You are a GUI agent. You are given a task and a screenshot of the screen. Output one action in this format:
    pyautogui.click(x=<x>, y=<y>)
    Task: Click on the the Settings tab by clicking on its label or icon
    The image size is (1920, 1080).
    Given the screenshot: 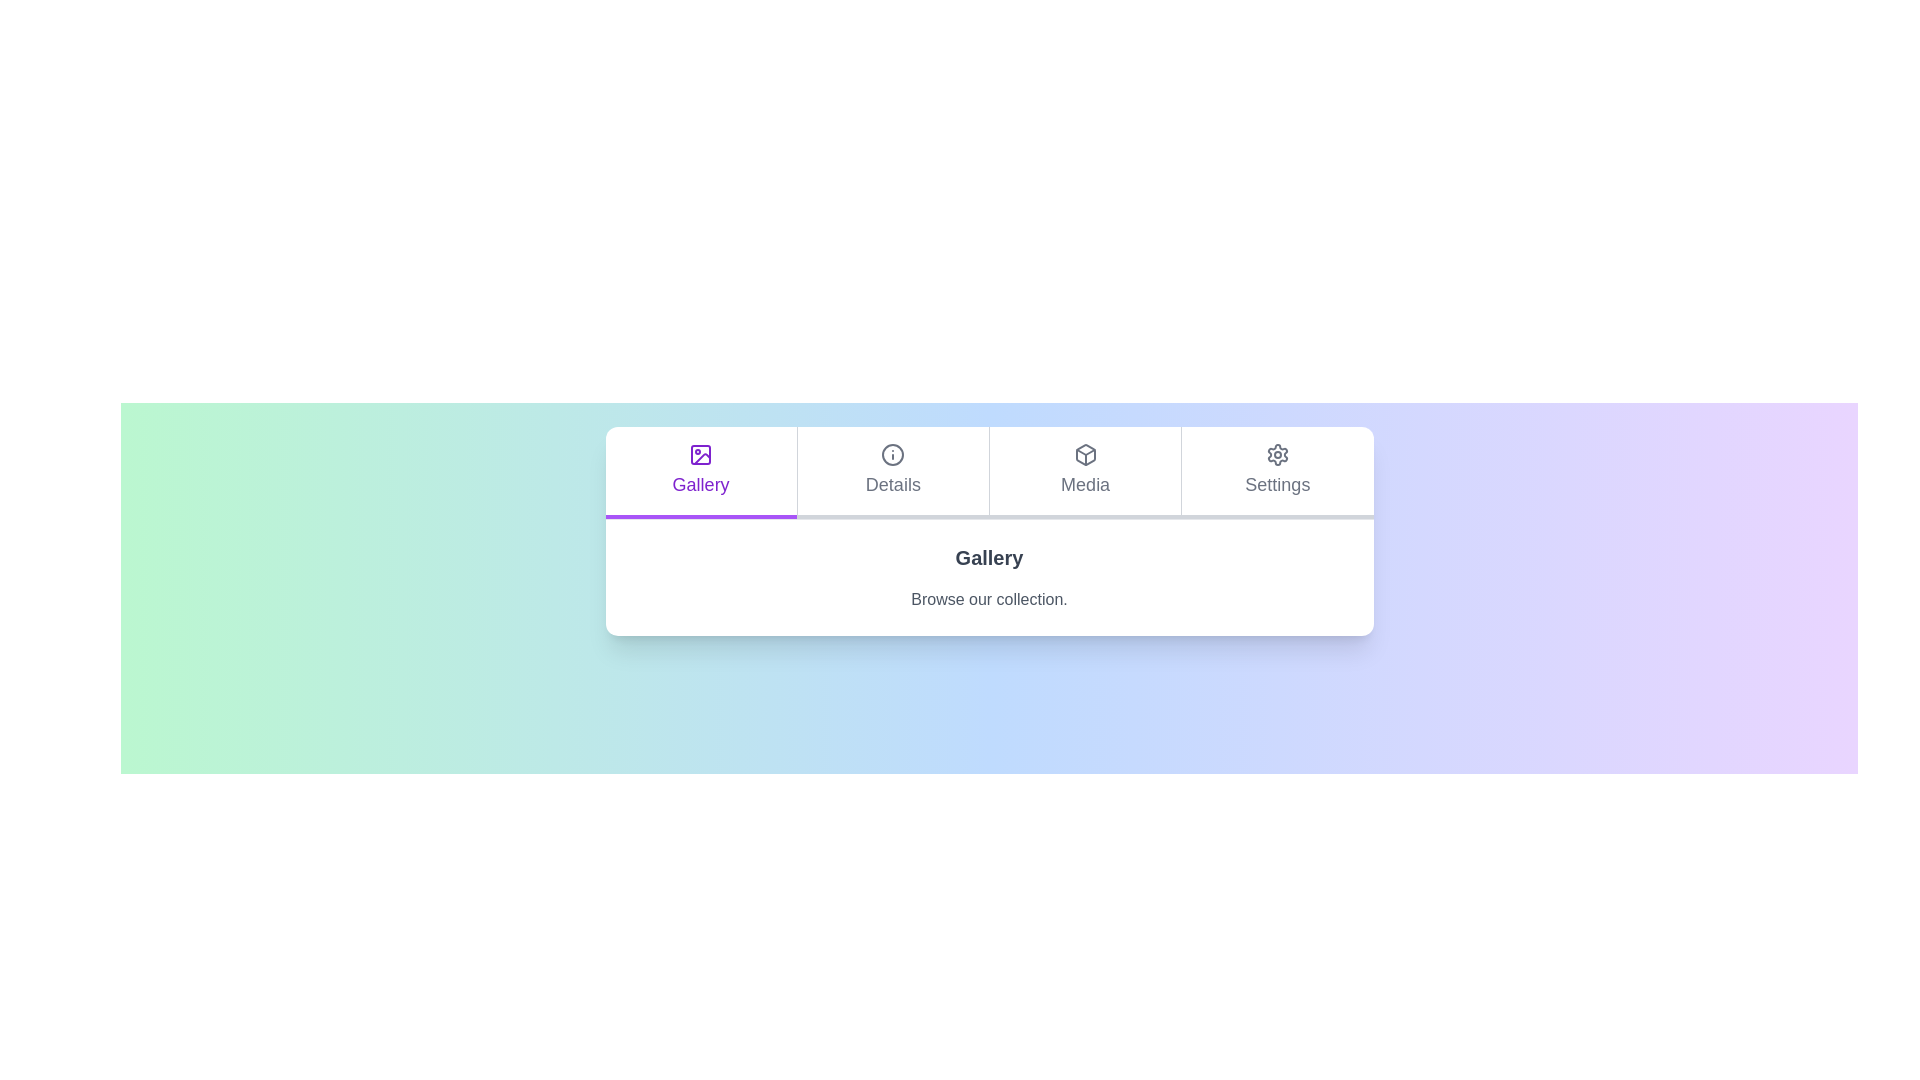 What is the action you would take?
    pyautogui.click(x=1275, y=473)
    